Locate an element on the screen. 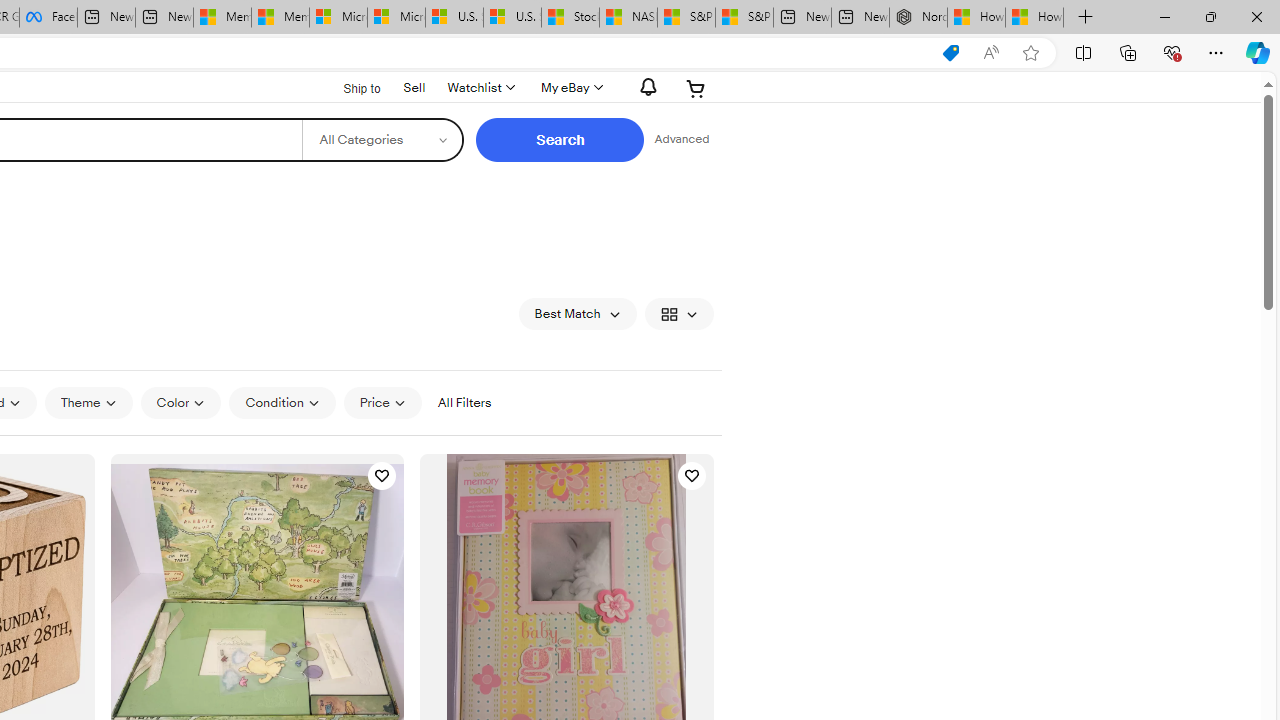  'Ship to' is located at coordinates (349, 86).